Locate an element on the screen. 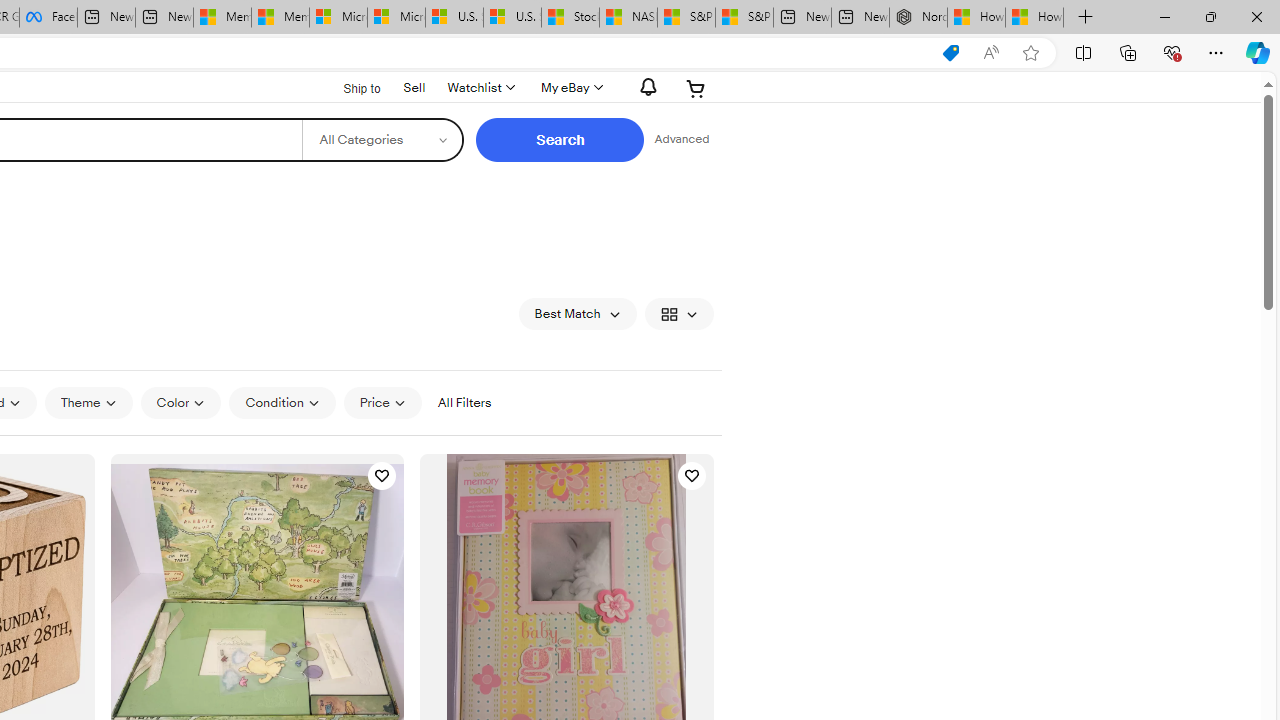  'Ship to' is located at coordinates (349, 86).